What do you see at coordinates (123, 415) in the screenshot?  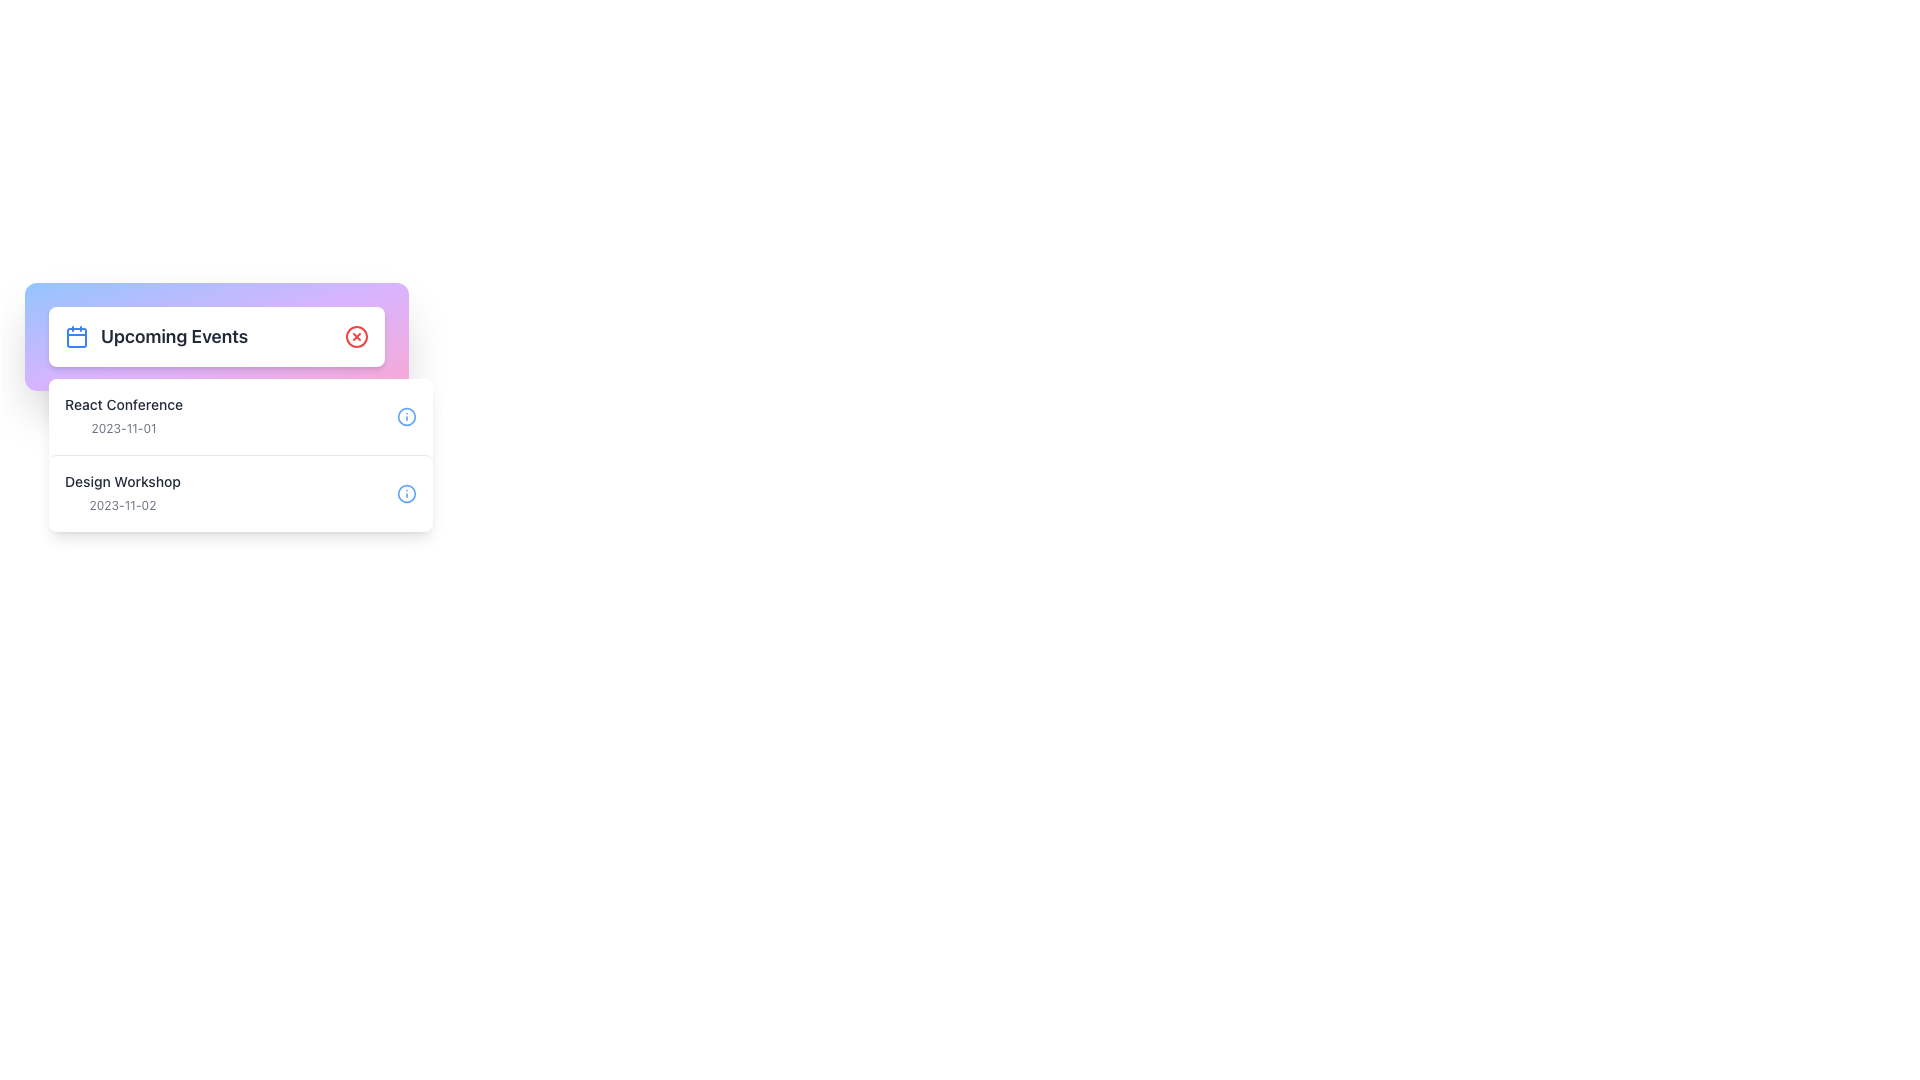 I see `the Composite UI element containing the text 'React Conference' and '2023-11-01'` at bounding box center [123, 415].